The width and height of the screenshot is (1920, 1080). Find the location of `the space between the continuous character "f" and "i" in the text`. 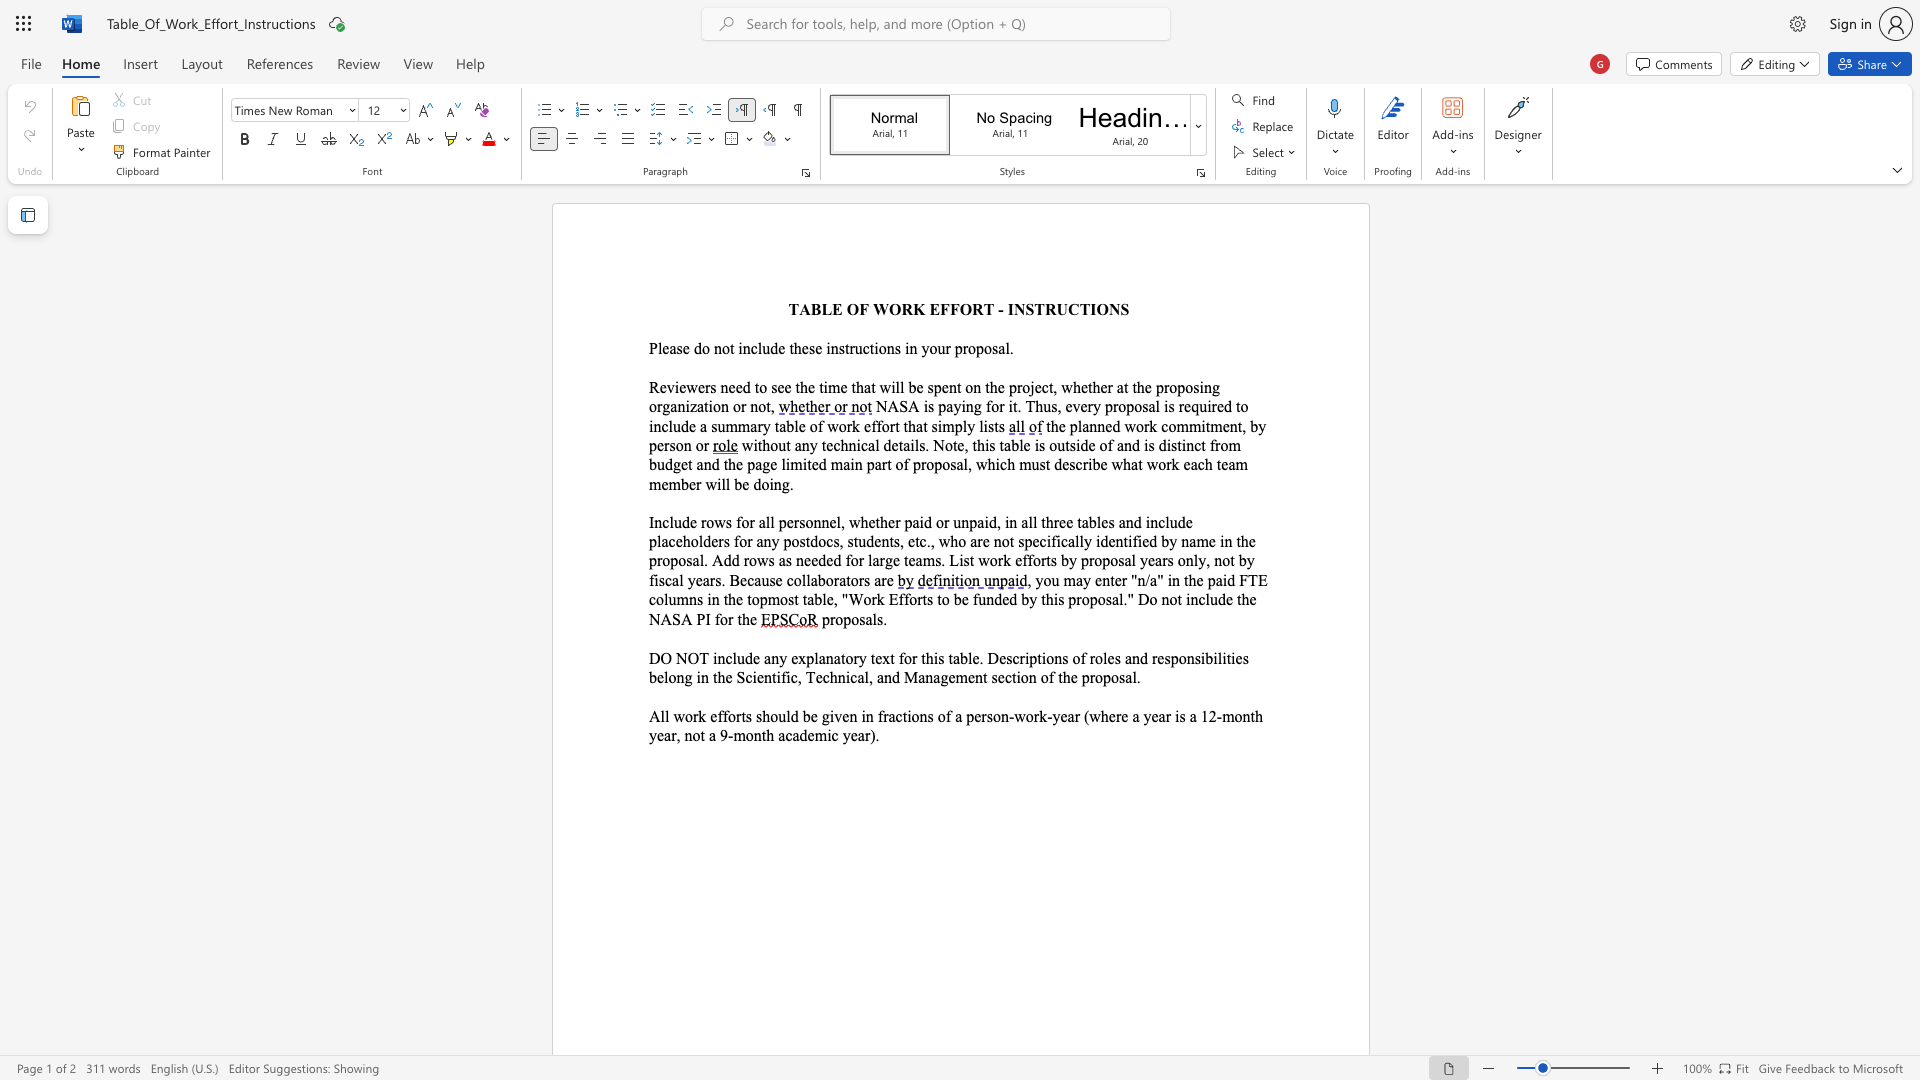

the space between the continuous character "f" and "i" in the text is located at coordinates (1137, 541).